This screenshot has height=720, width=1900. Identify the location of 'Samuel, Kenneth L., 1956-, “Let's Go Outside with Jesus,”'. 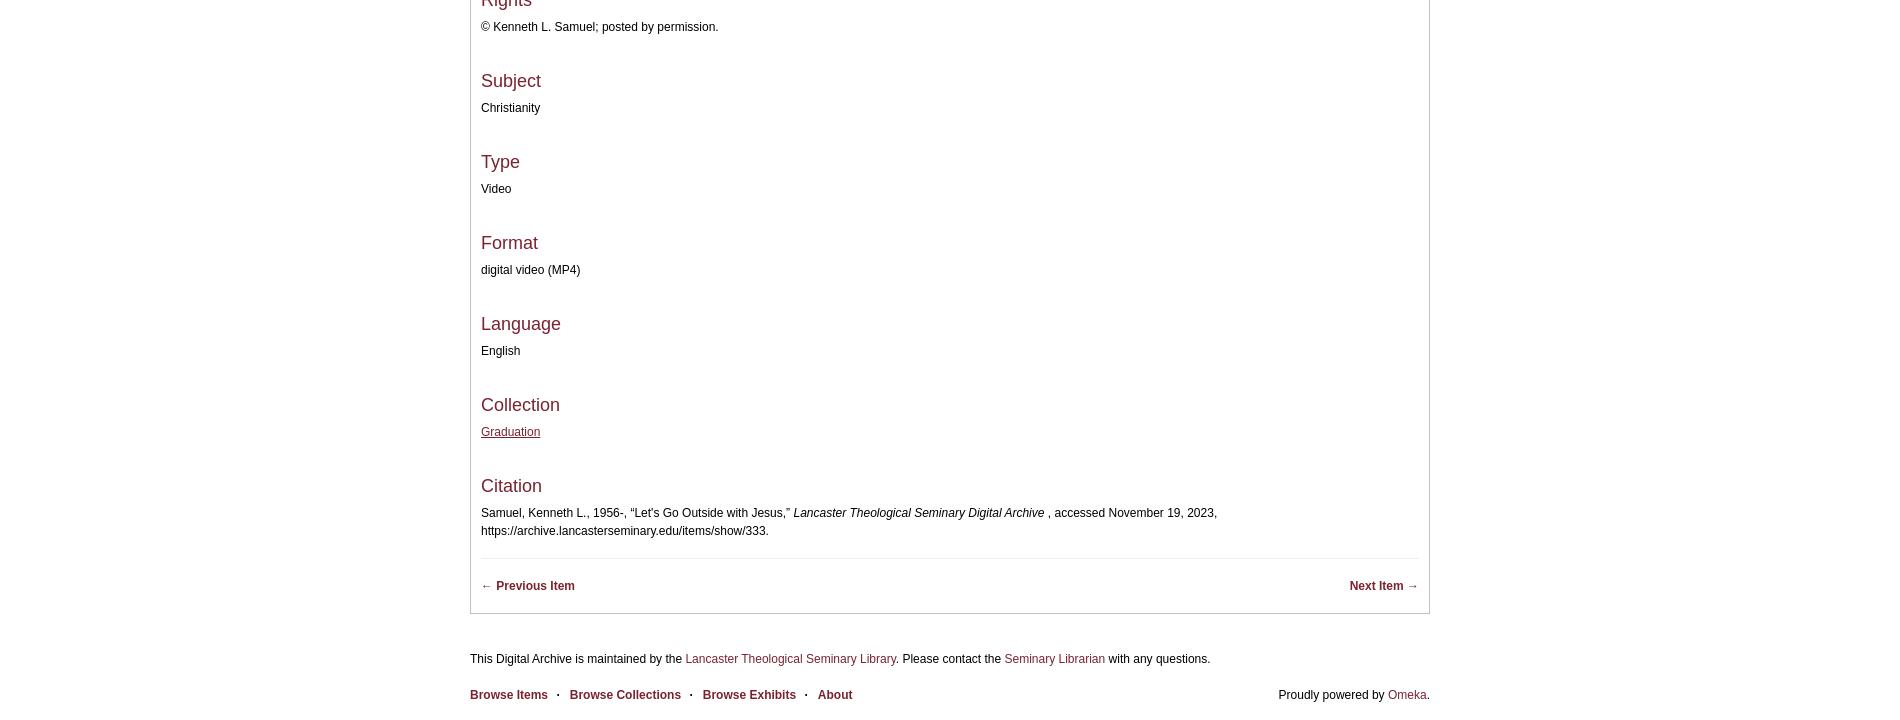
(481, 512).